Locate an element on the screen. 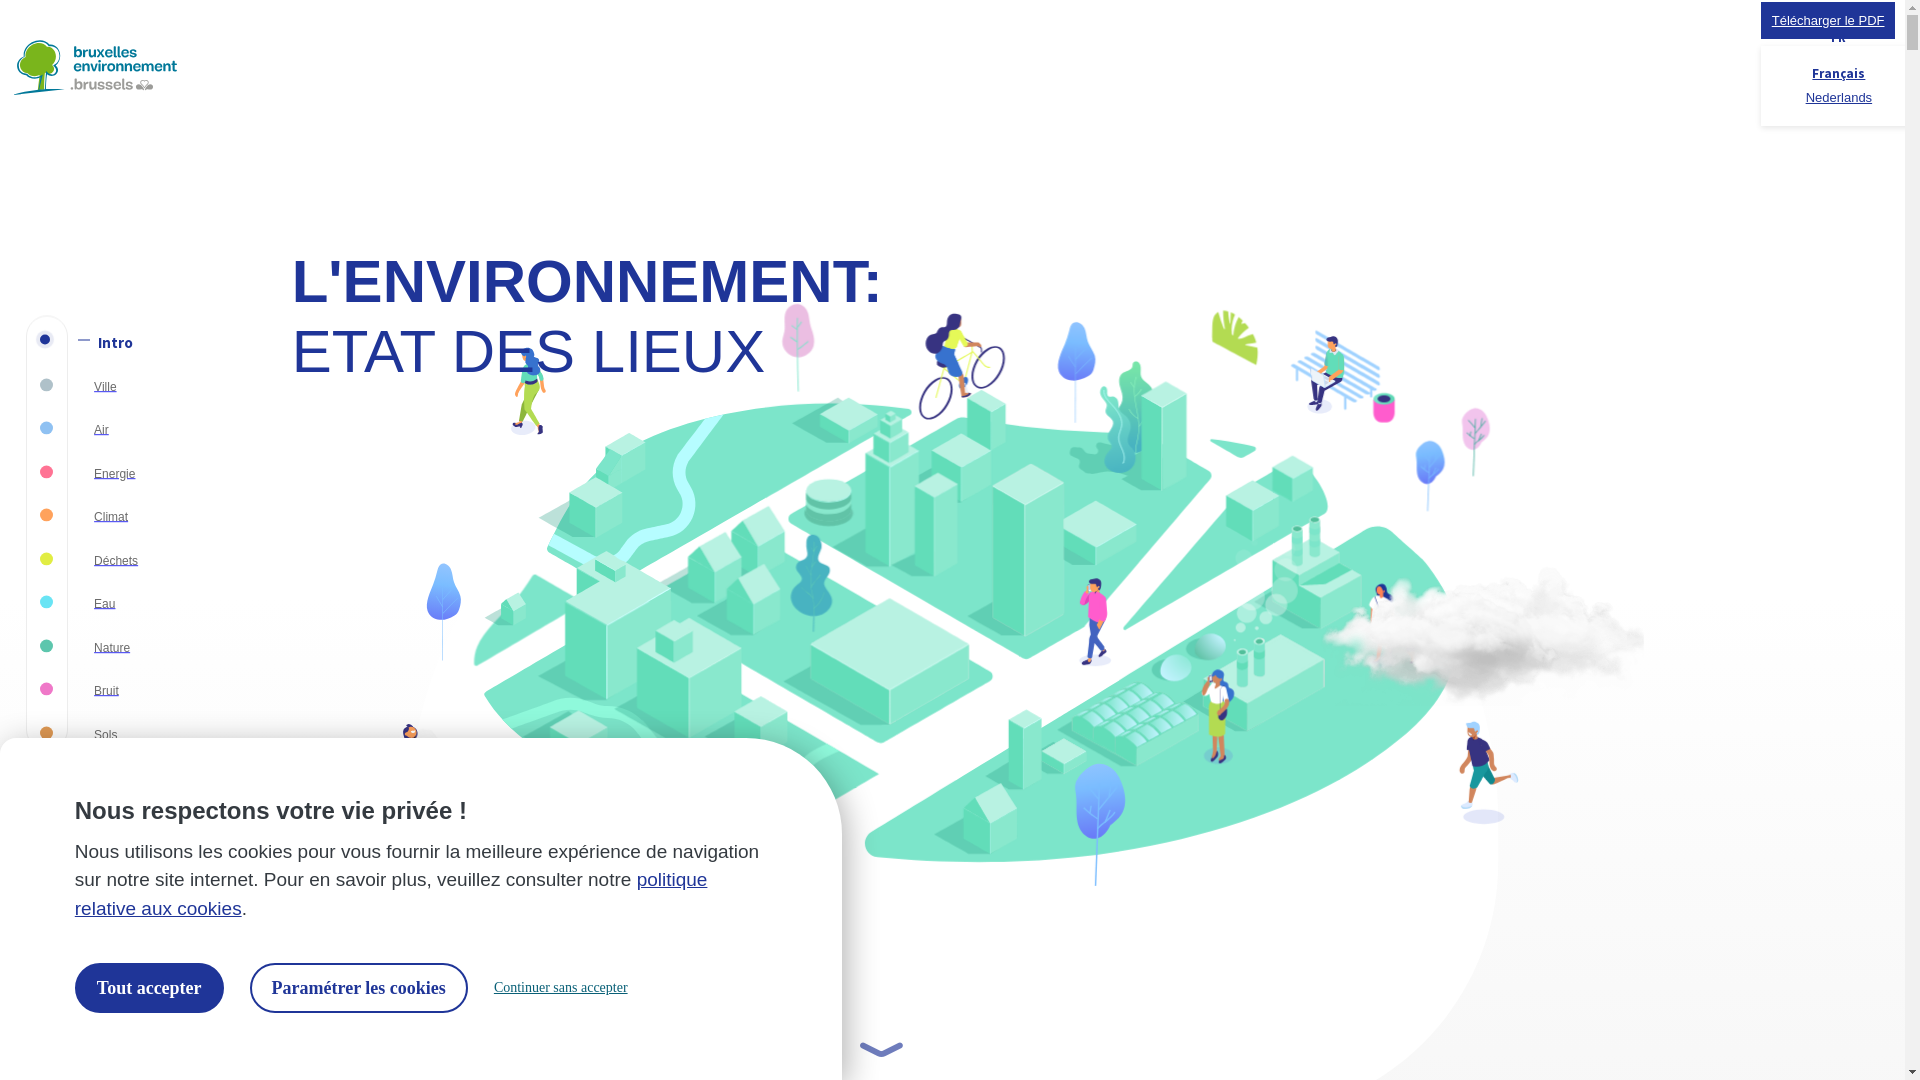 The image size is (1920, 1080). 'Energie' is located at coordinates (39, 473).